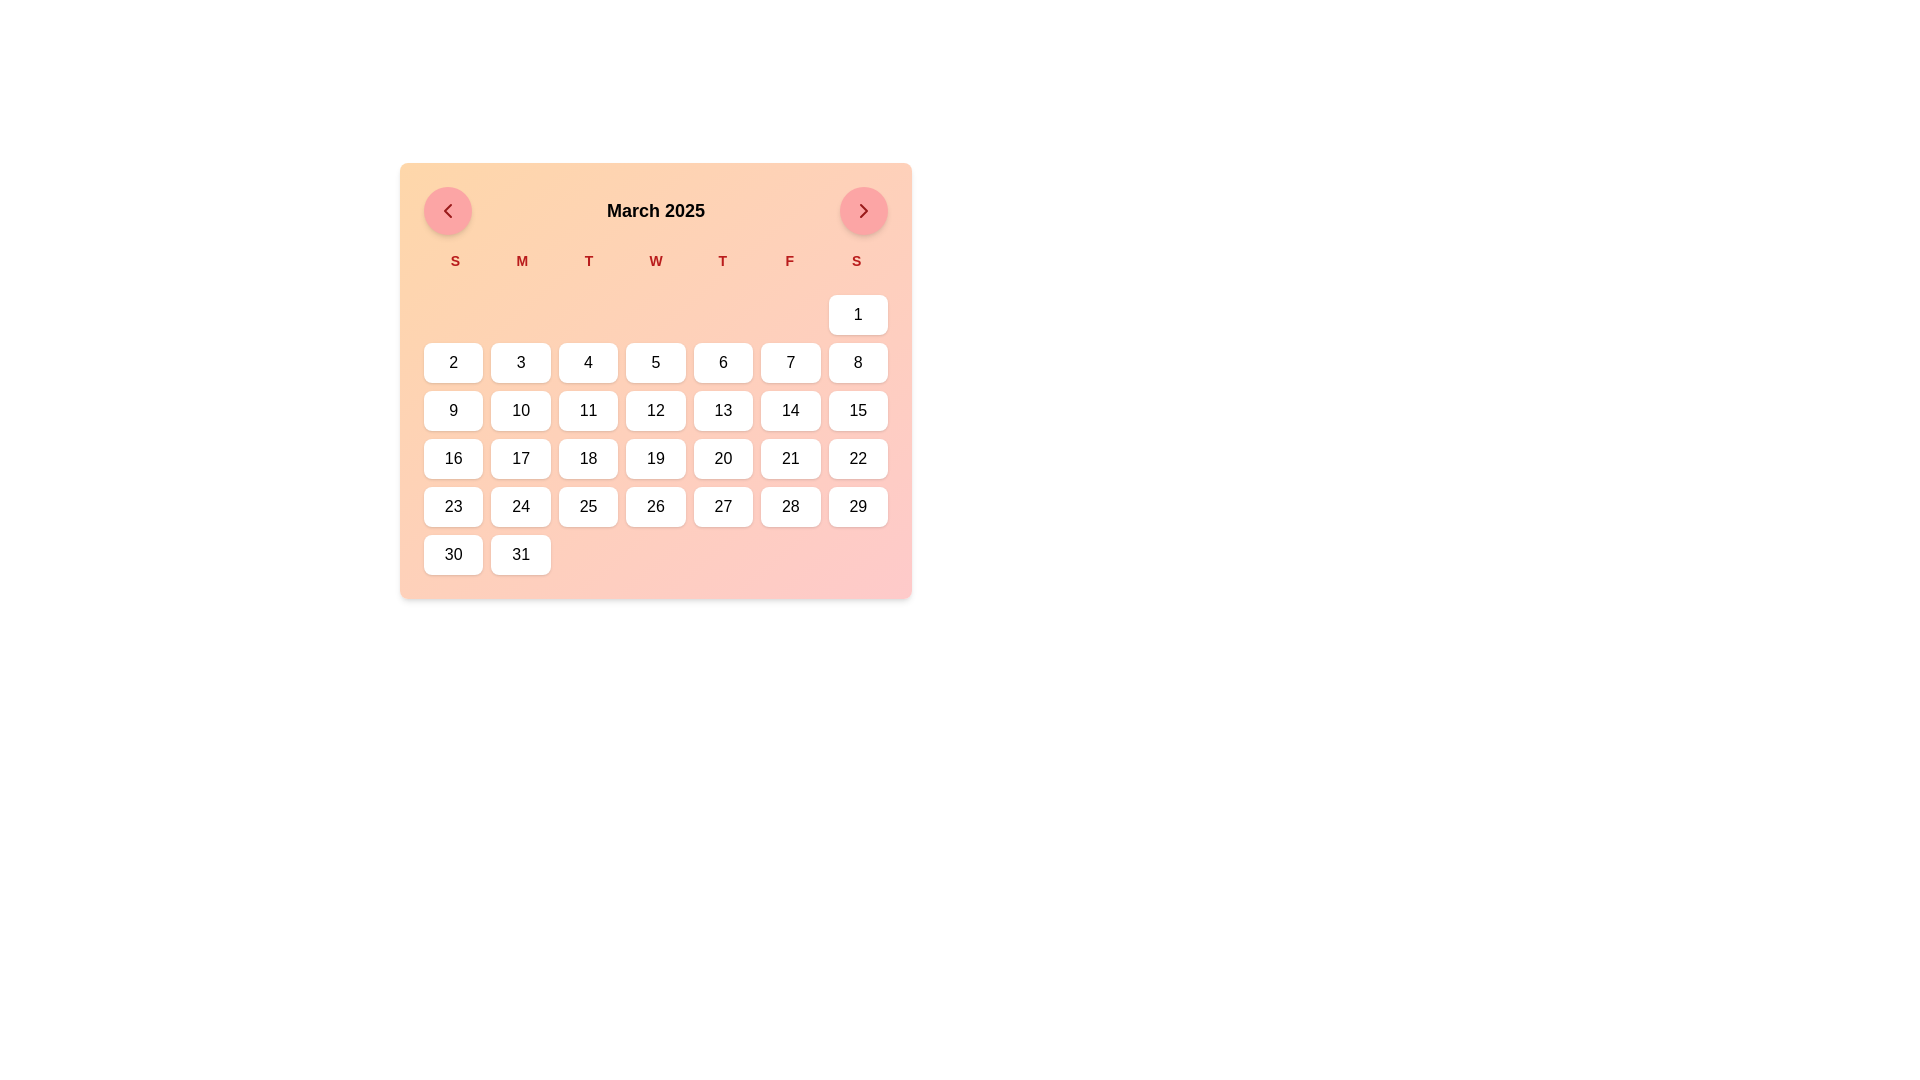  What do you see at coordinates (656, 260) in the screenshot?
I see `the static label displaying the letter 'W', which is the fourth character in a row of days of the week (SMTWTFS), styled in bold red text` at bounding box center [656, 260].